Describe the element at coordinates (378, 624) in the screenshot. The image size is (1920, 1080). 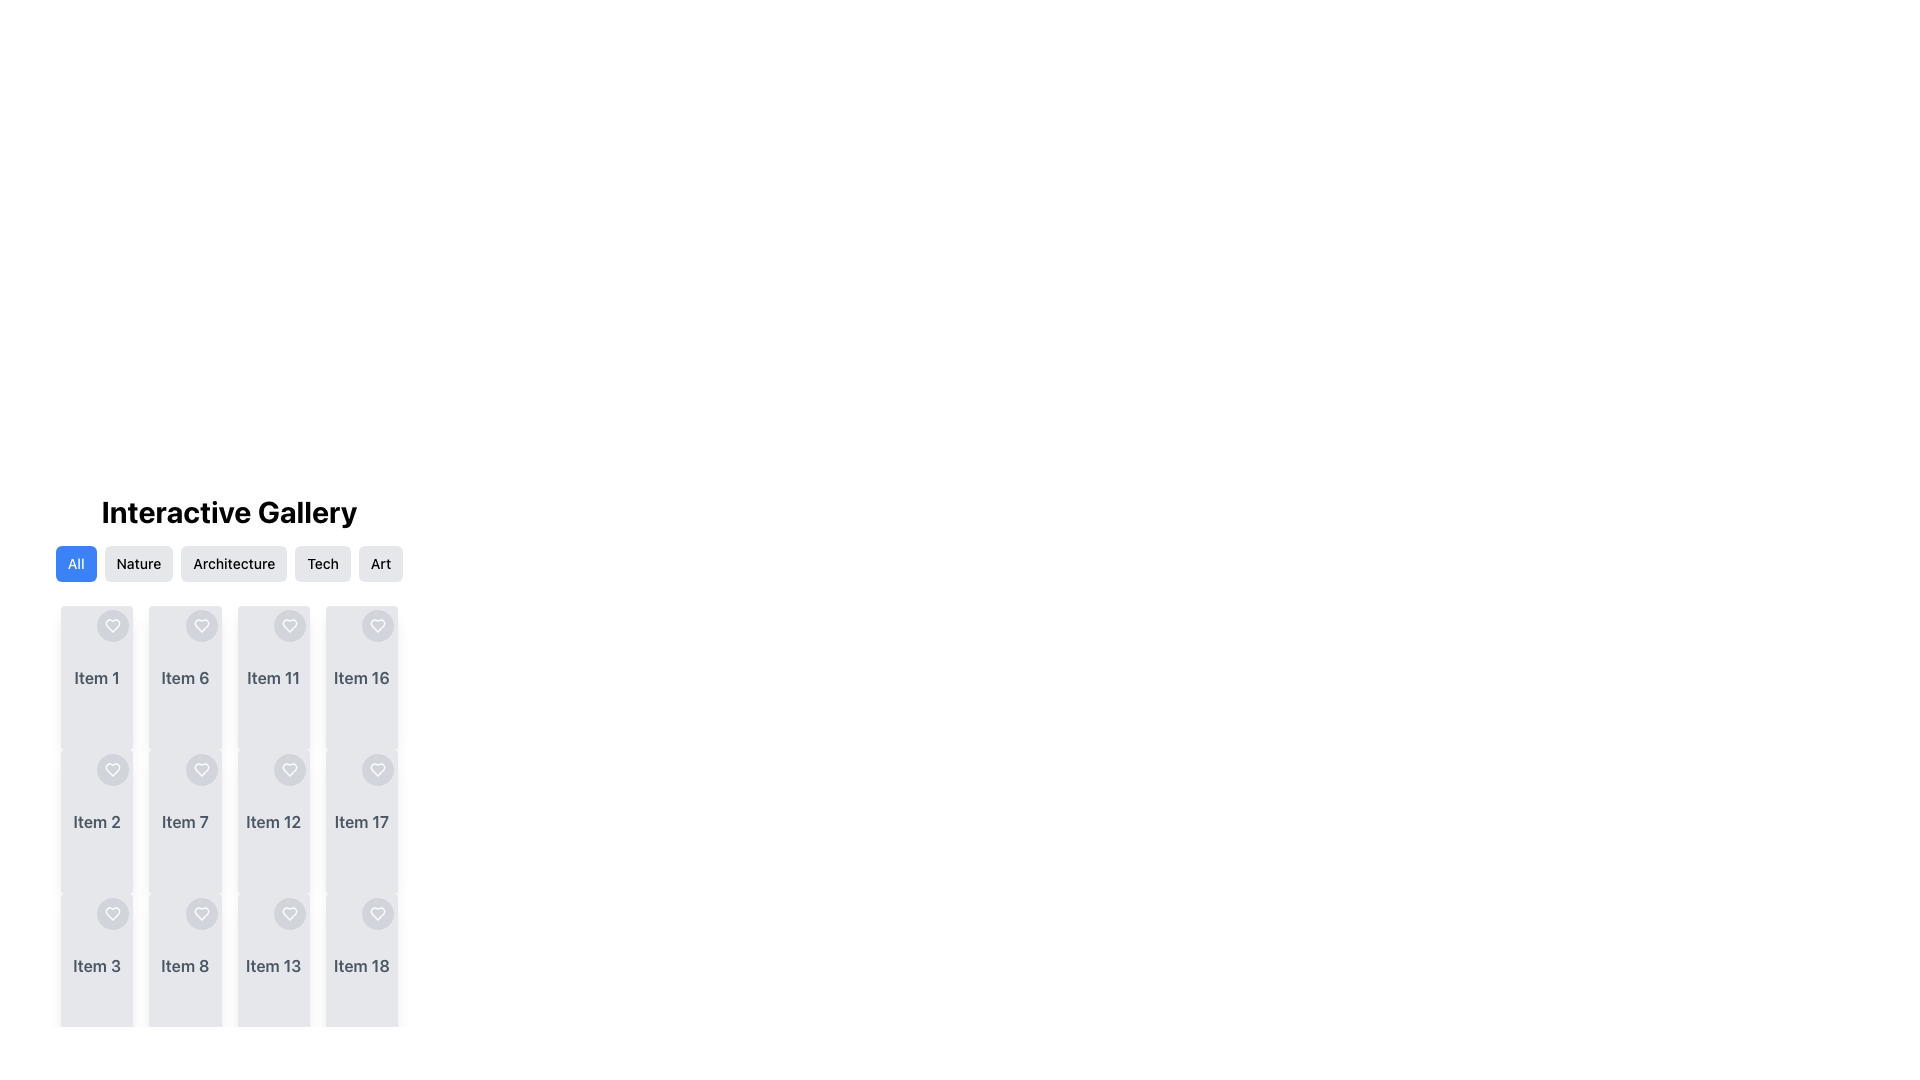
I see `the heart-shaped icon located in the fourth column and fourth row of the grid layout` at that location.